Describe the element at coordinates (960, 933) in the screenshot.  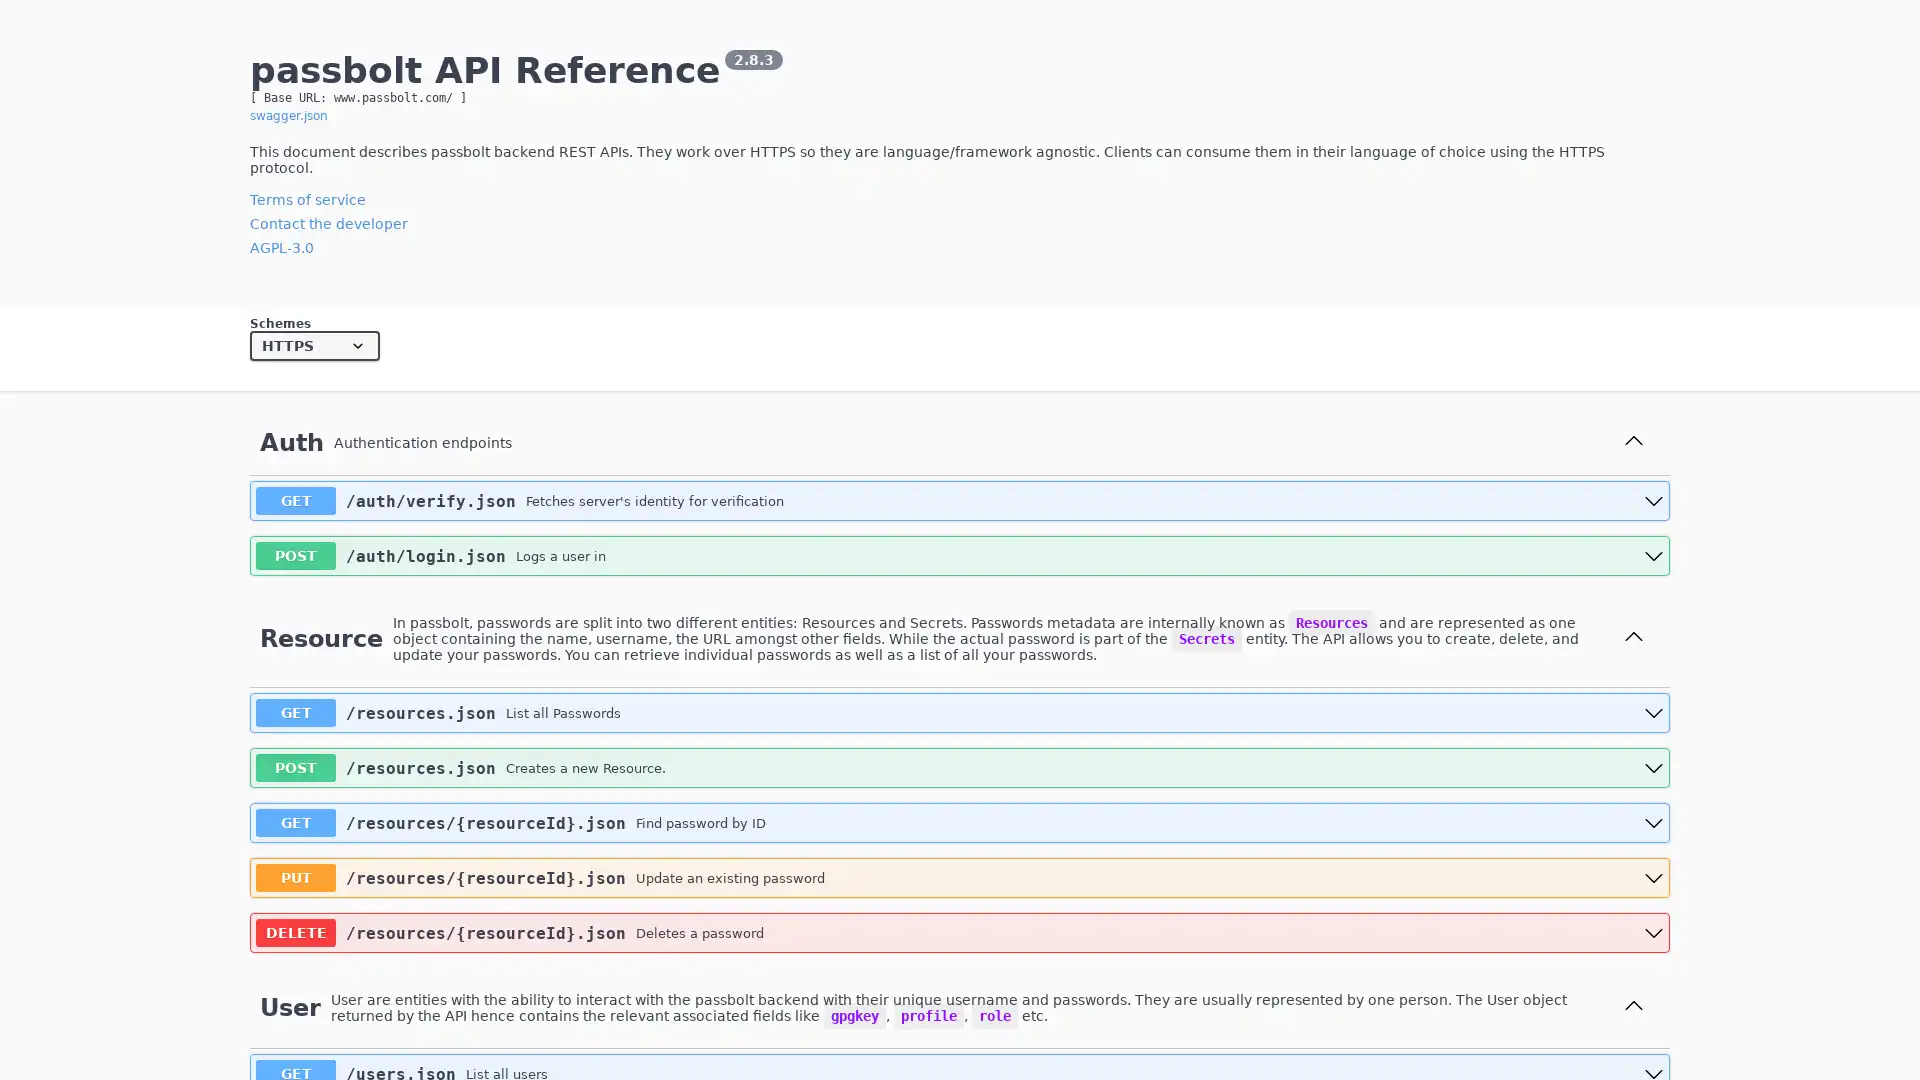
I see `delete /resources/{resourceId}.json` at that location.